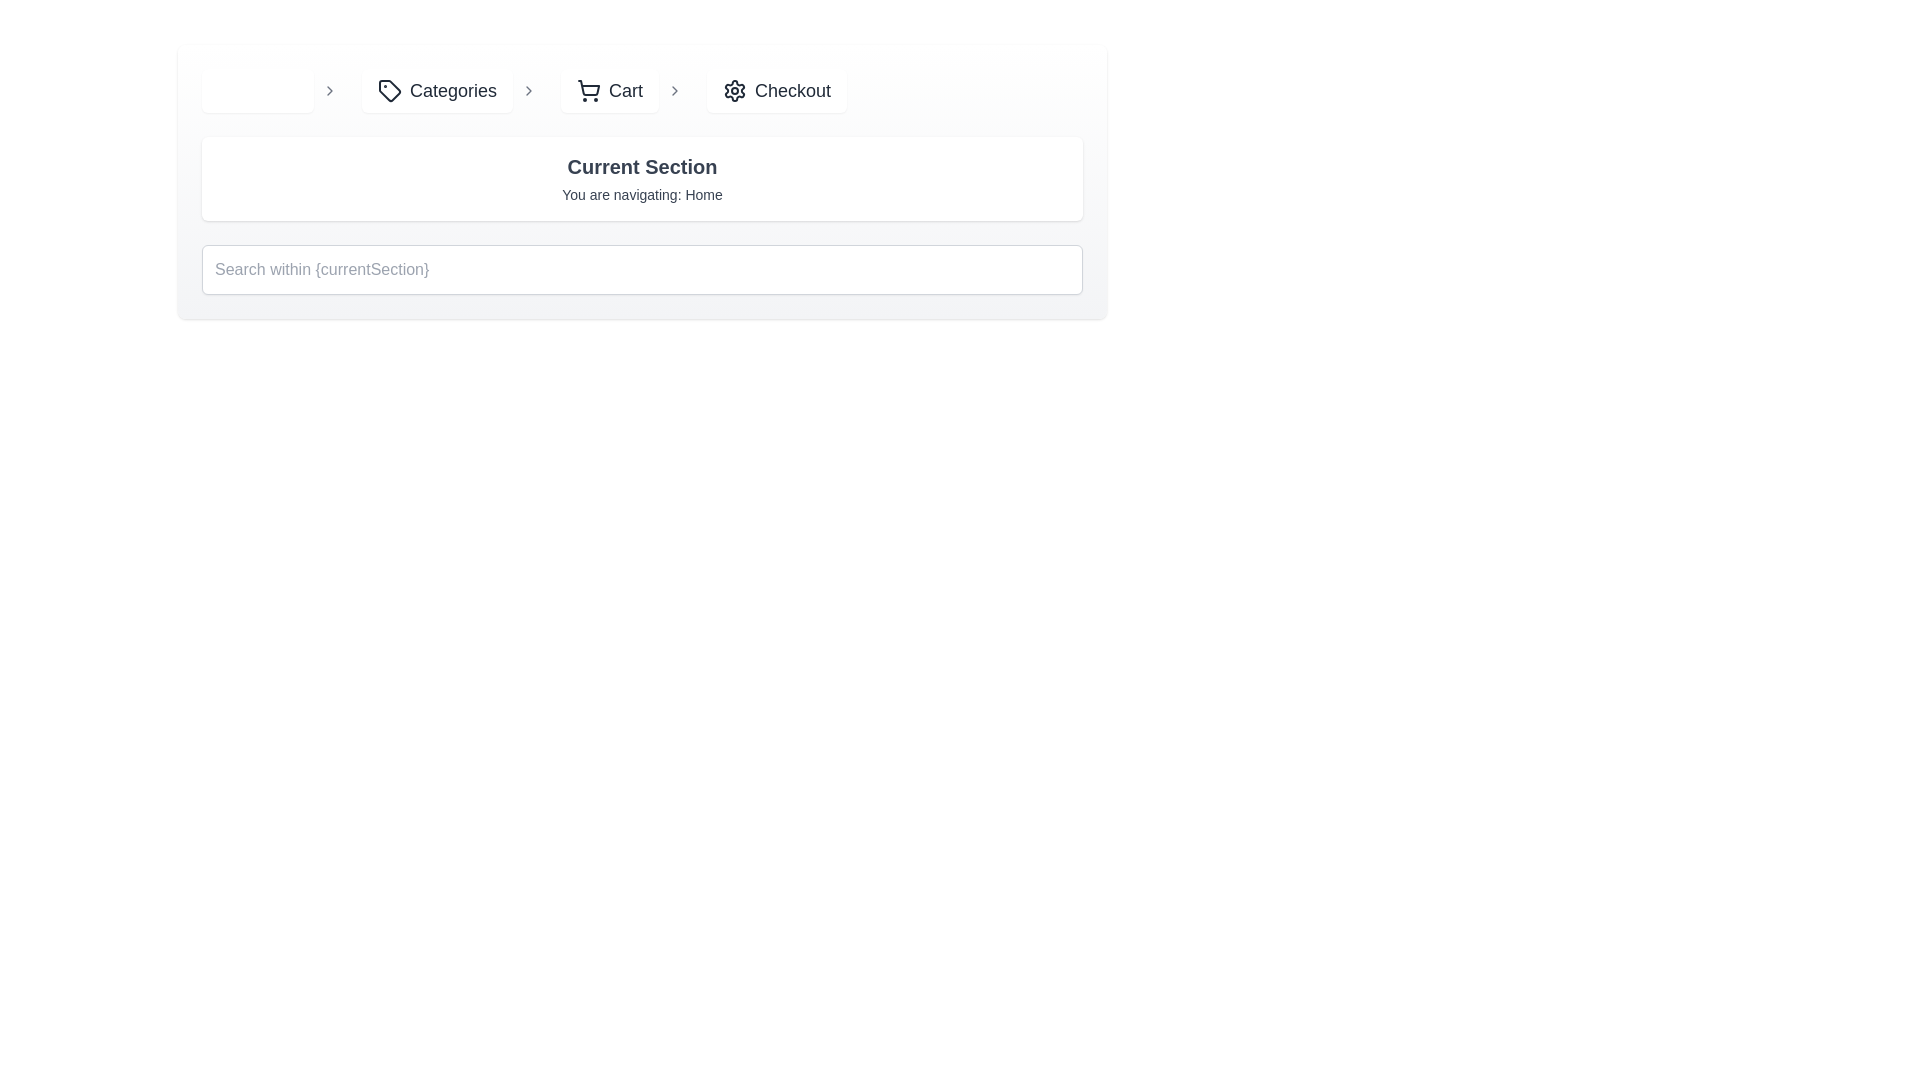 The width and height of the screenshot is (1920, 1080). I want to click on the navigational status display text block indicating the user's current location within the website, which shows 'Home', so click(642, 181).